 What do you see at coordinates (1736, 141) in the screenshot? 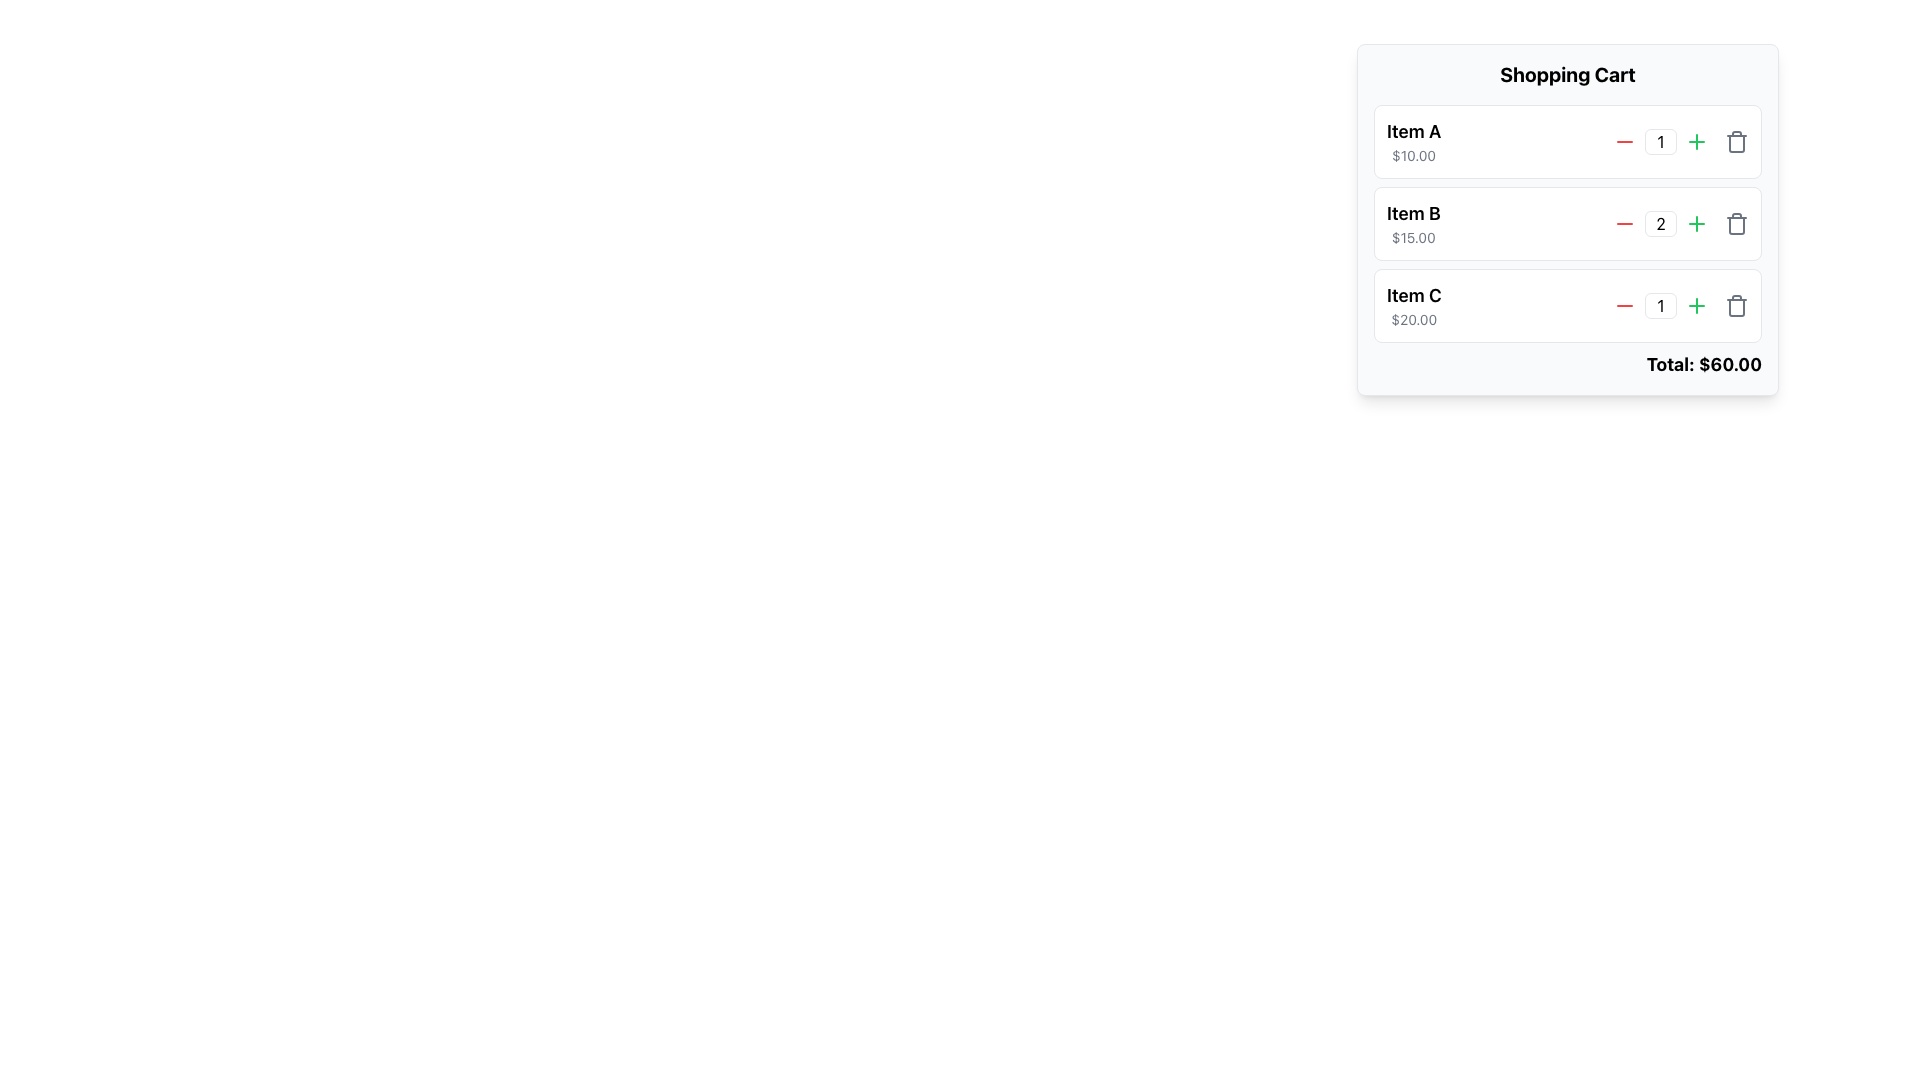
I see `the icon-based button on the far right of the first row in the shopping cart` at bounding box center [1736, 141].